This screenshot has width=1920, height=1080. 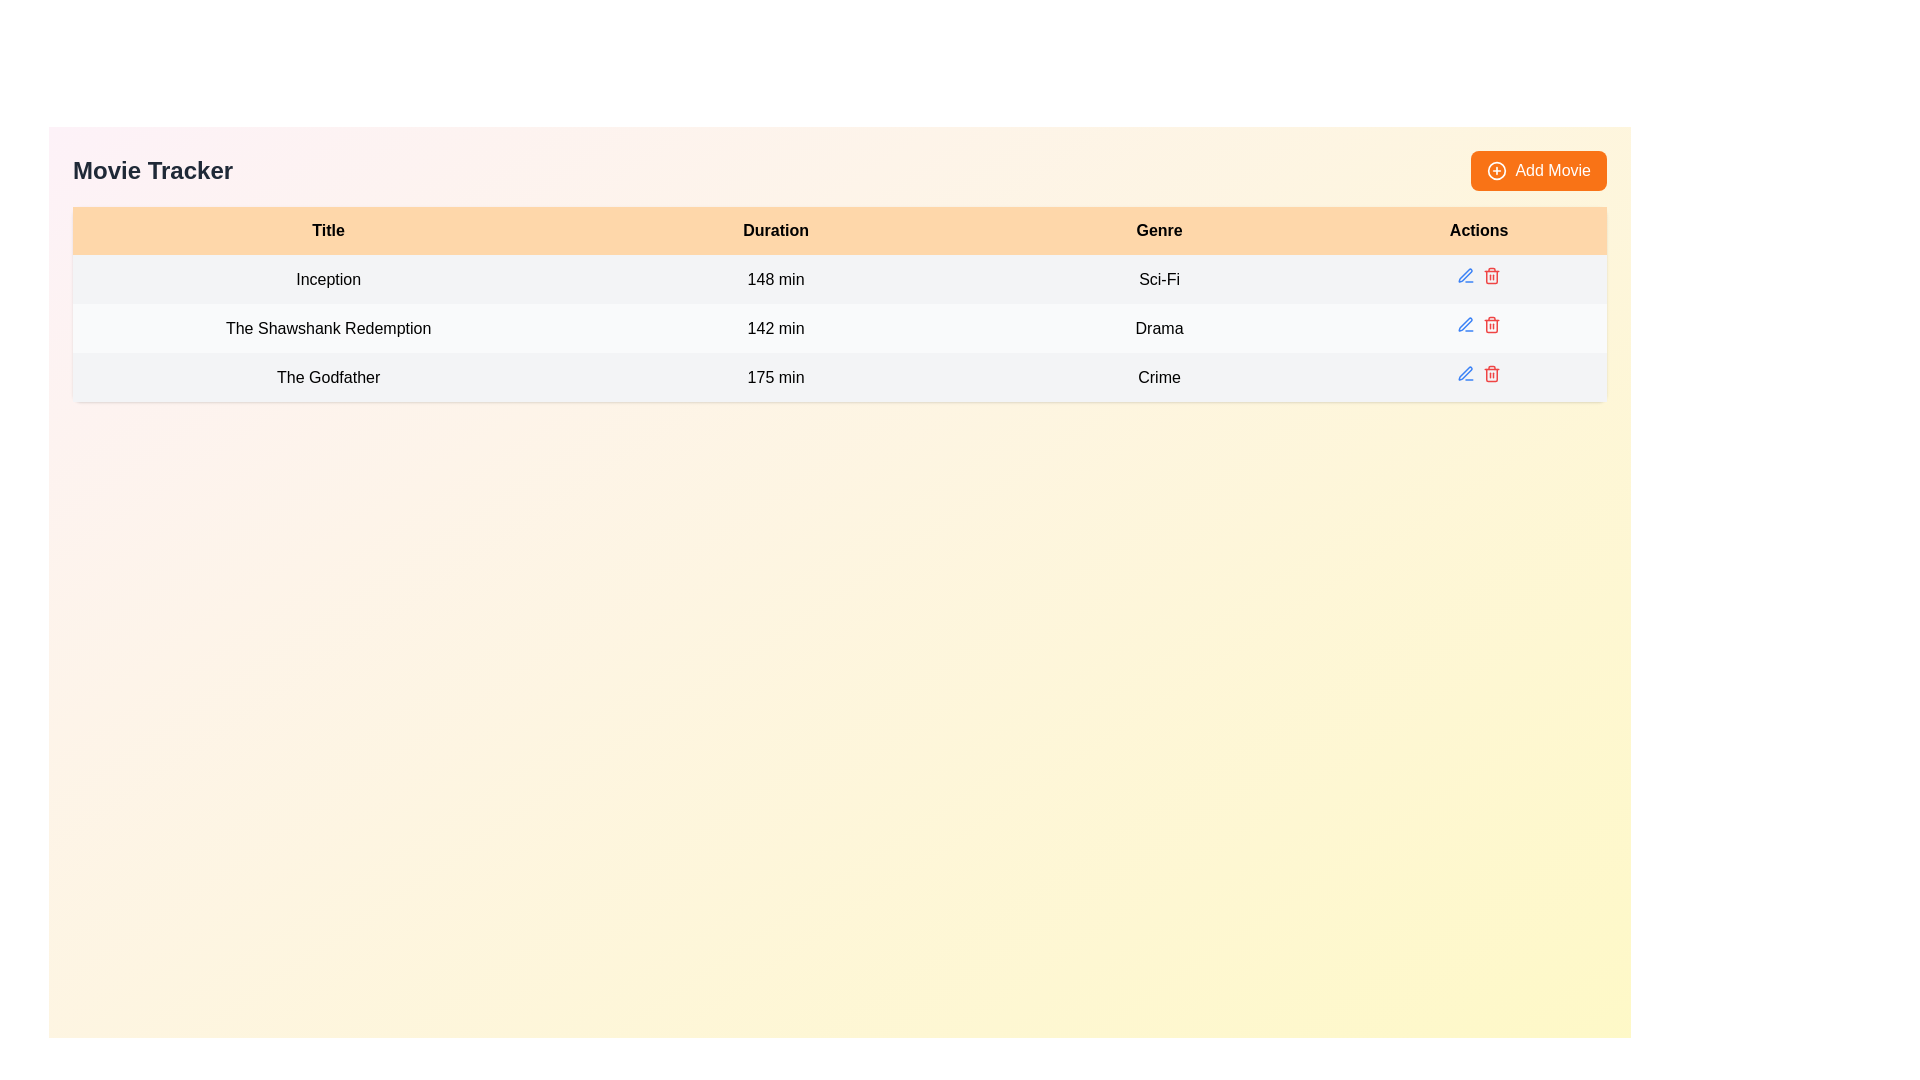 I want to click on the text label displaying the duration of the movie 'The Godfather' located in the third row under the 'Duration' column in a table, so click(x=775, y=377).